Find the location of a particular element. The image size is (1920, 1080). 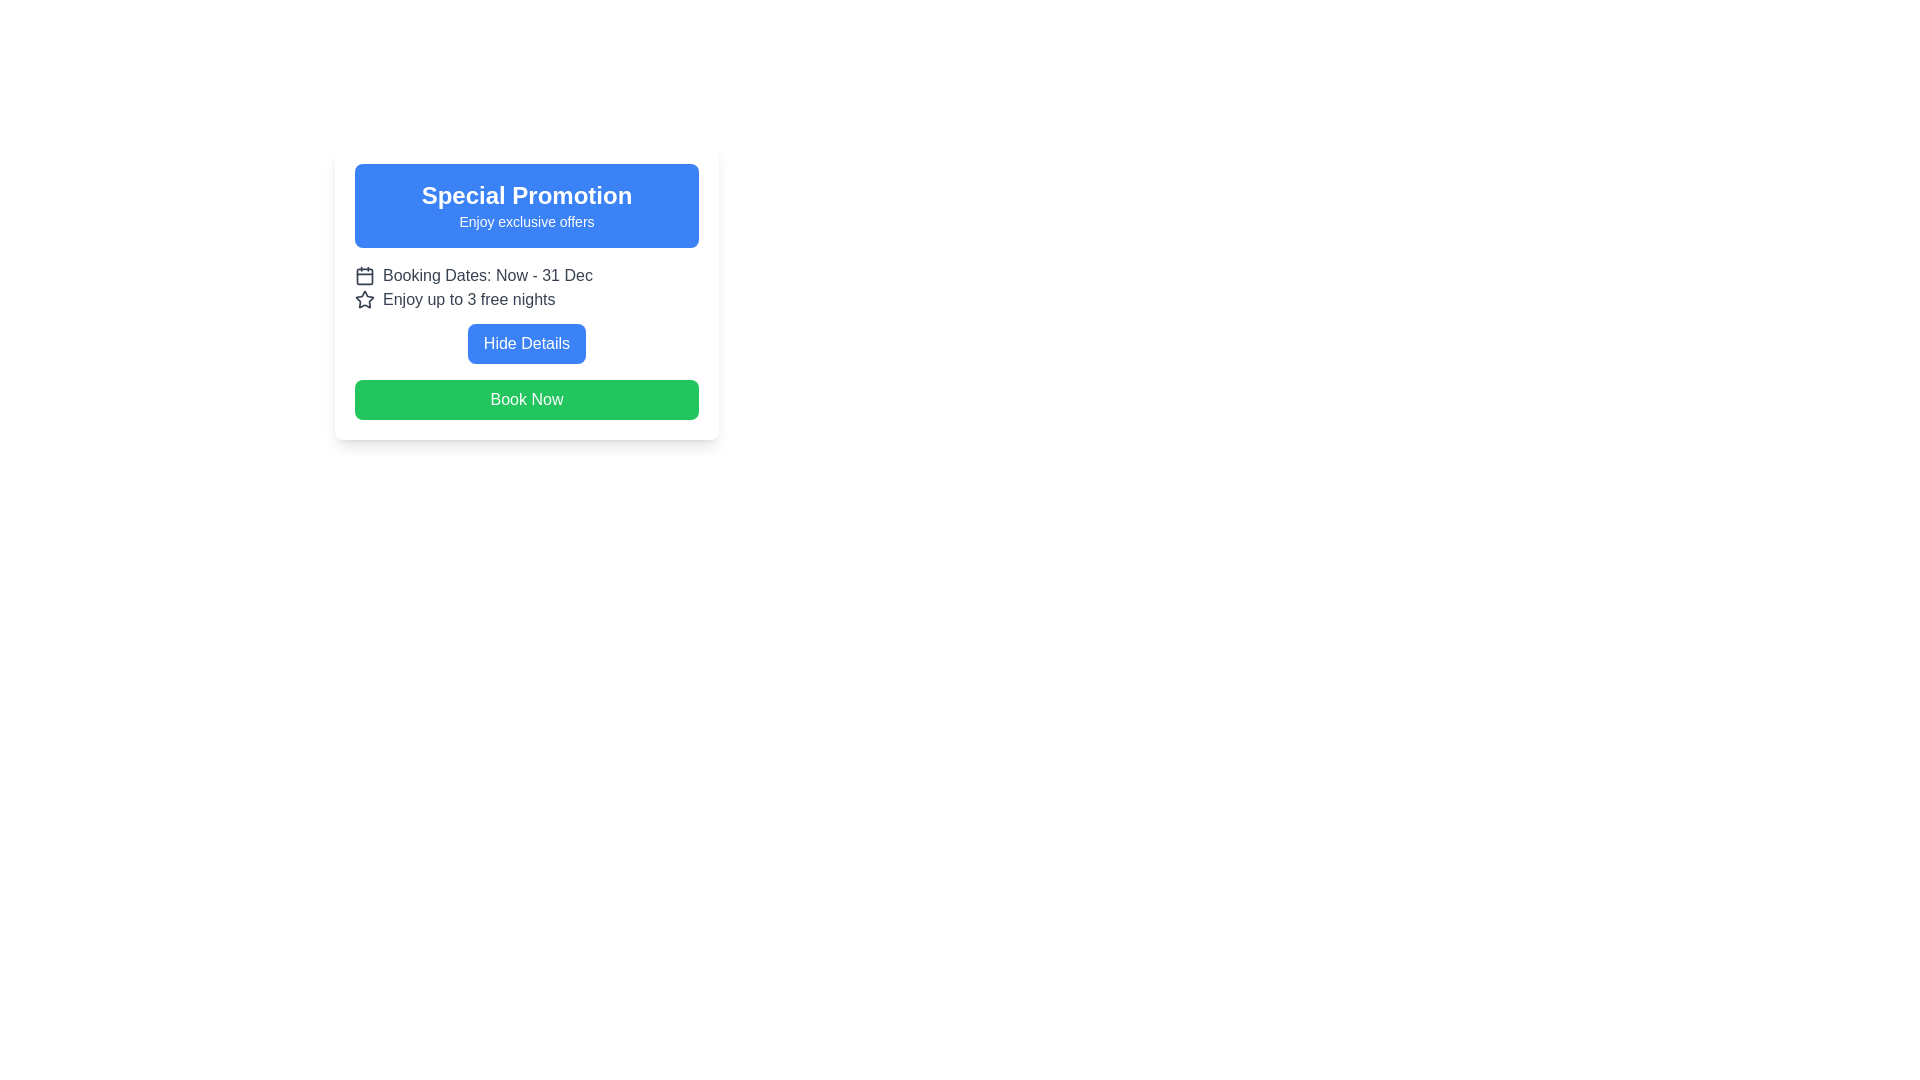

the Header banner with a blue background and white text that reads 'Special Promotion' and 'Enjoy exclusive offers' is located at coordinates (527, 205).